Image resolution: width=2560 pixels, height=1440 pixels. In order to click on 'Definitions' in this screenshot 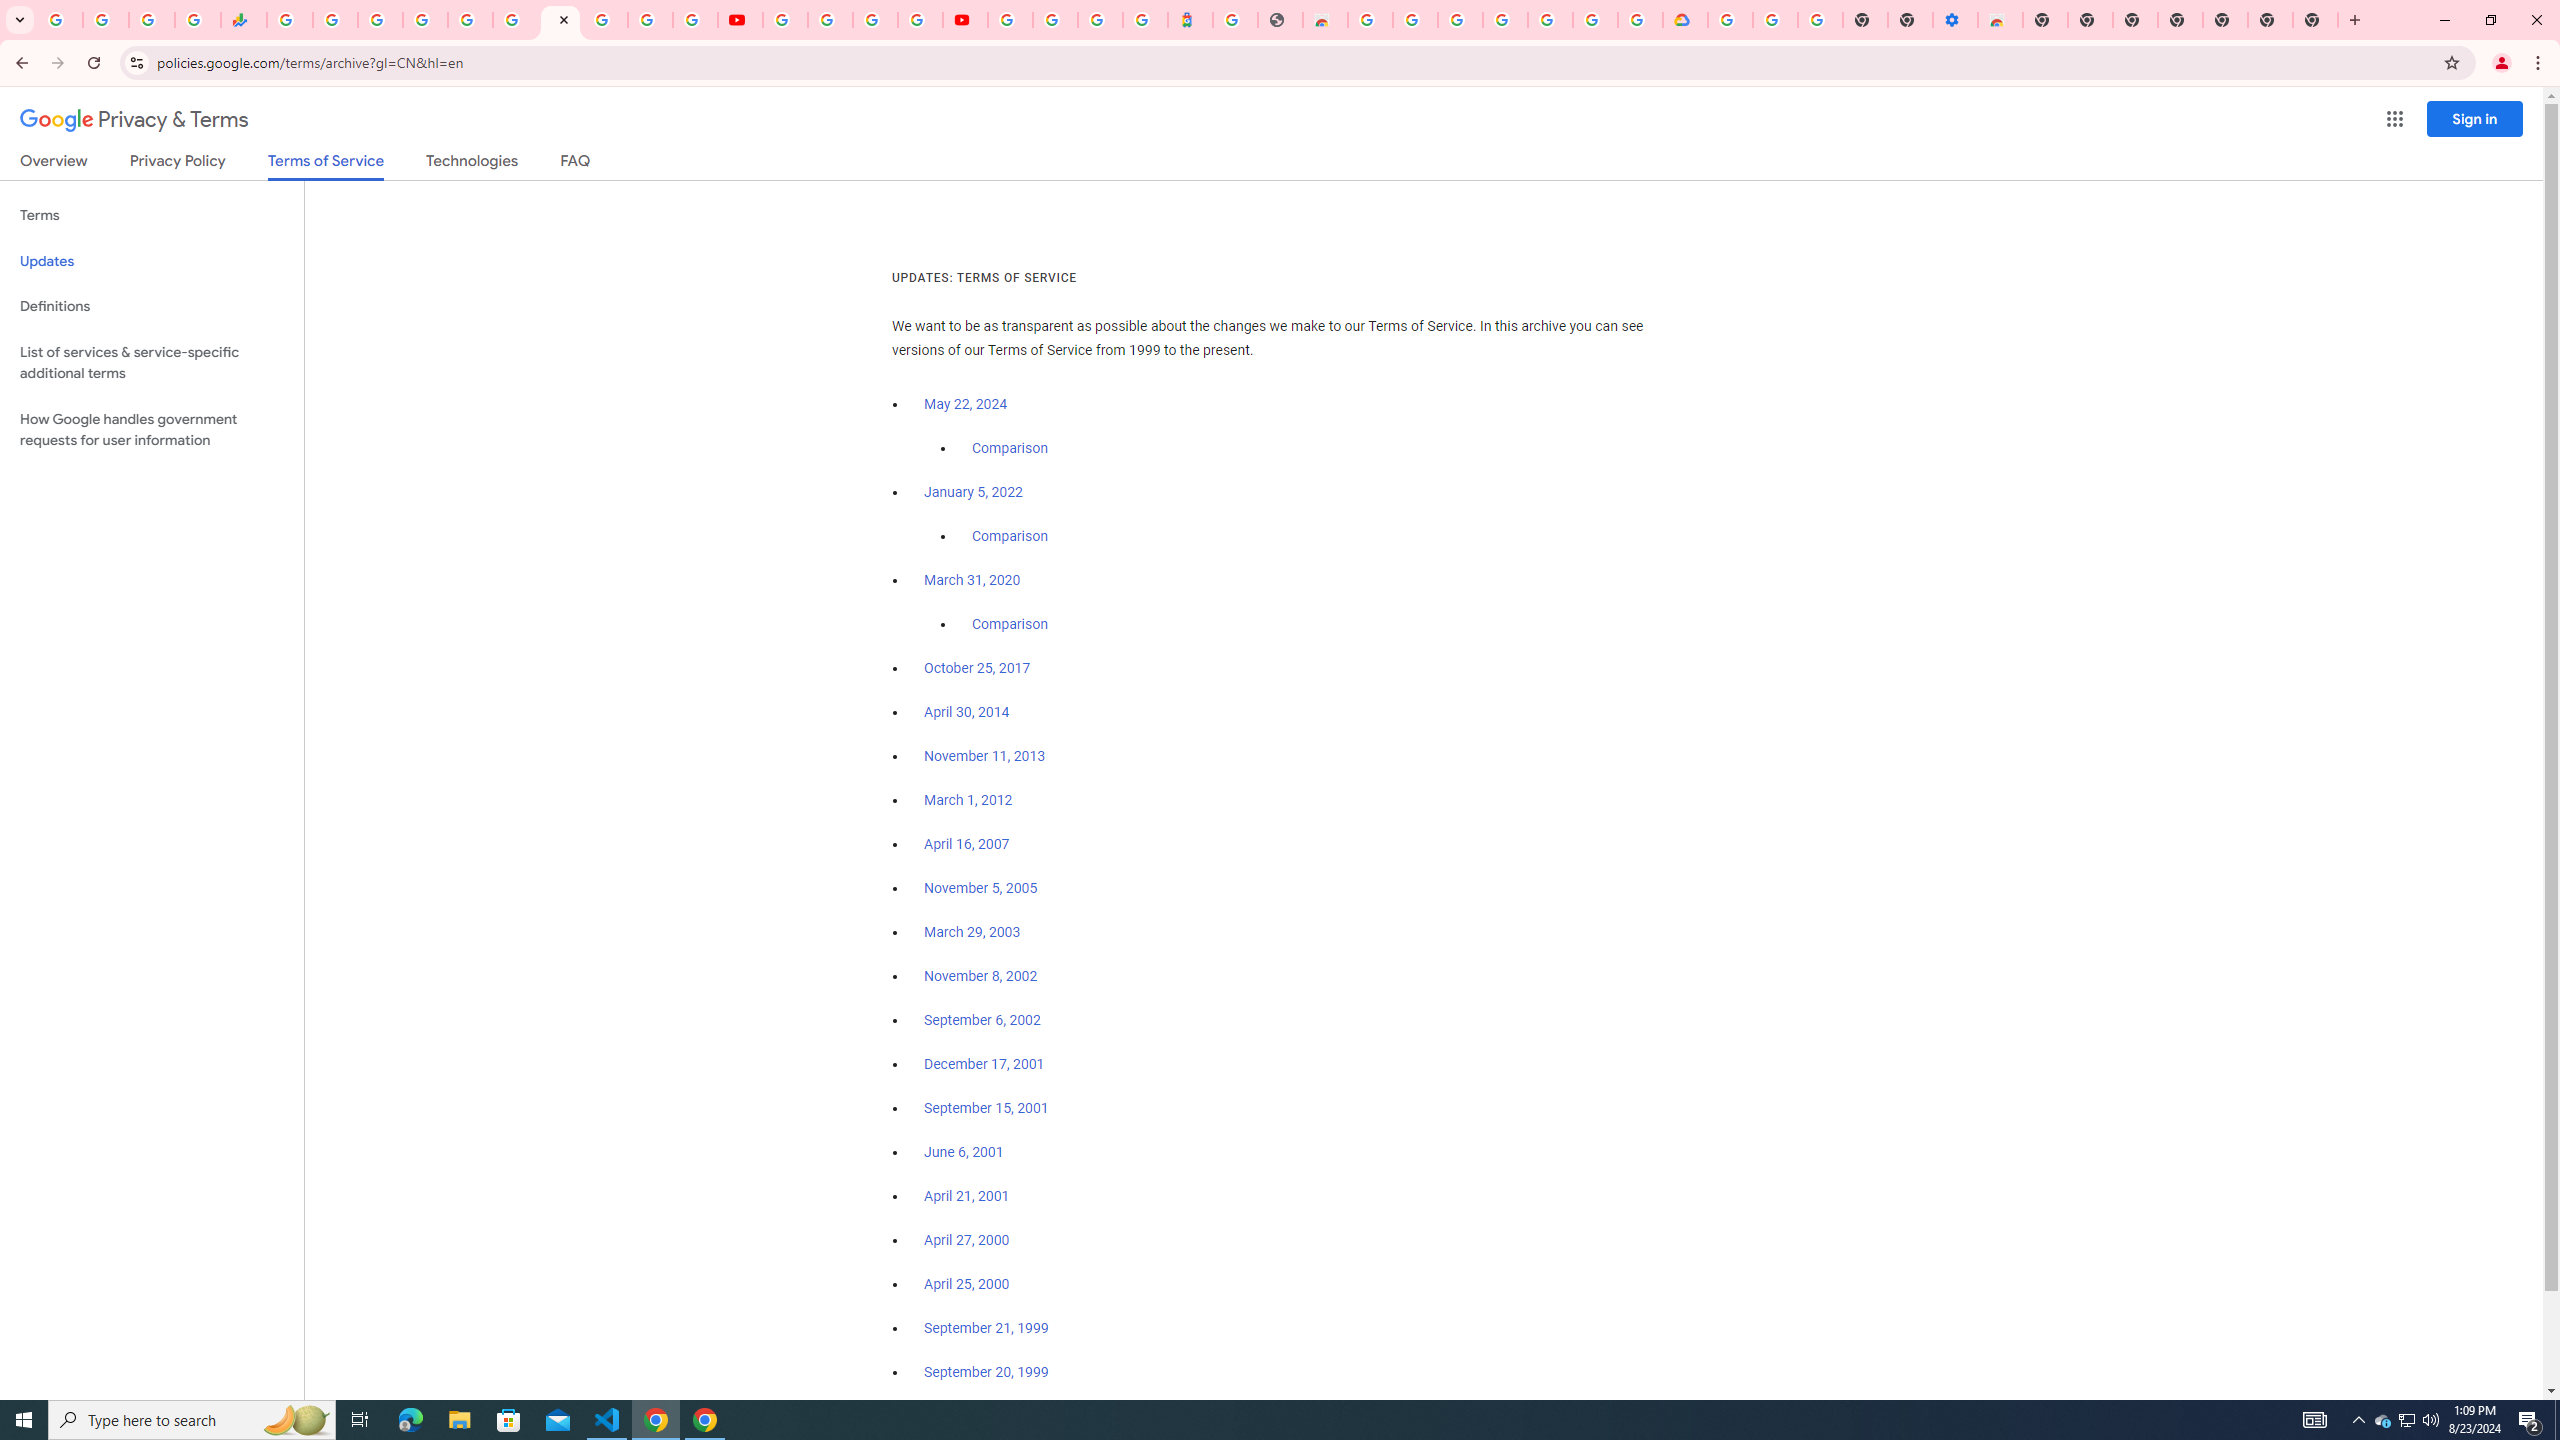, I will do `click(151, 306)`.